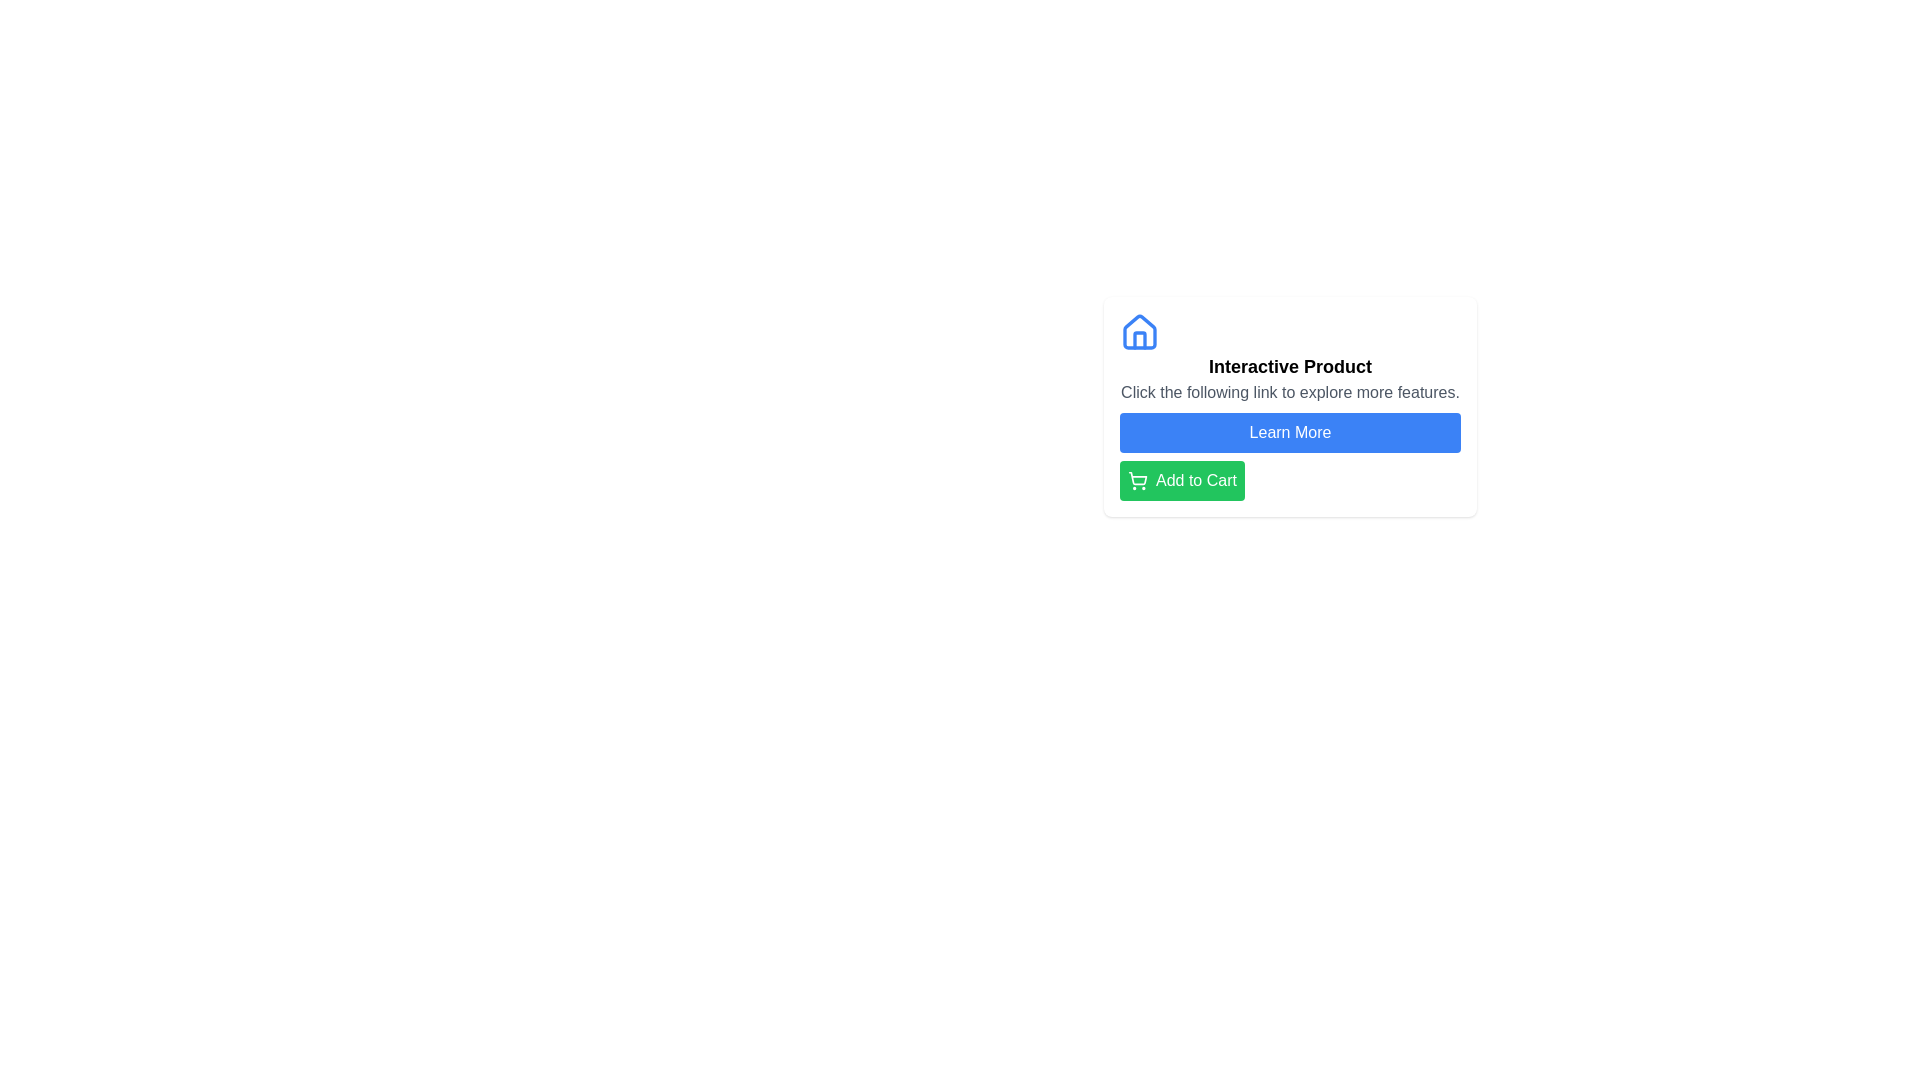  I want to click on the house-shaped icon located above the text 'Interactive Product' in the UI card to access surrounding interactive elements, so click(1140, 338).